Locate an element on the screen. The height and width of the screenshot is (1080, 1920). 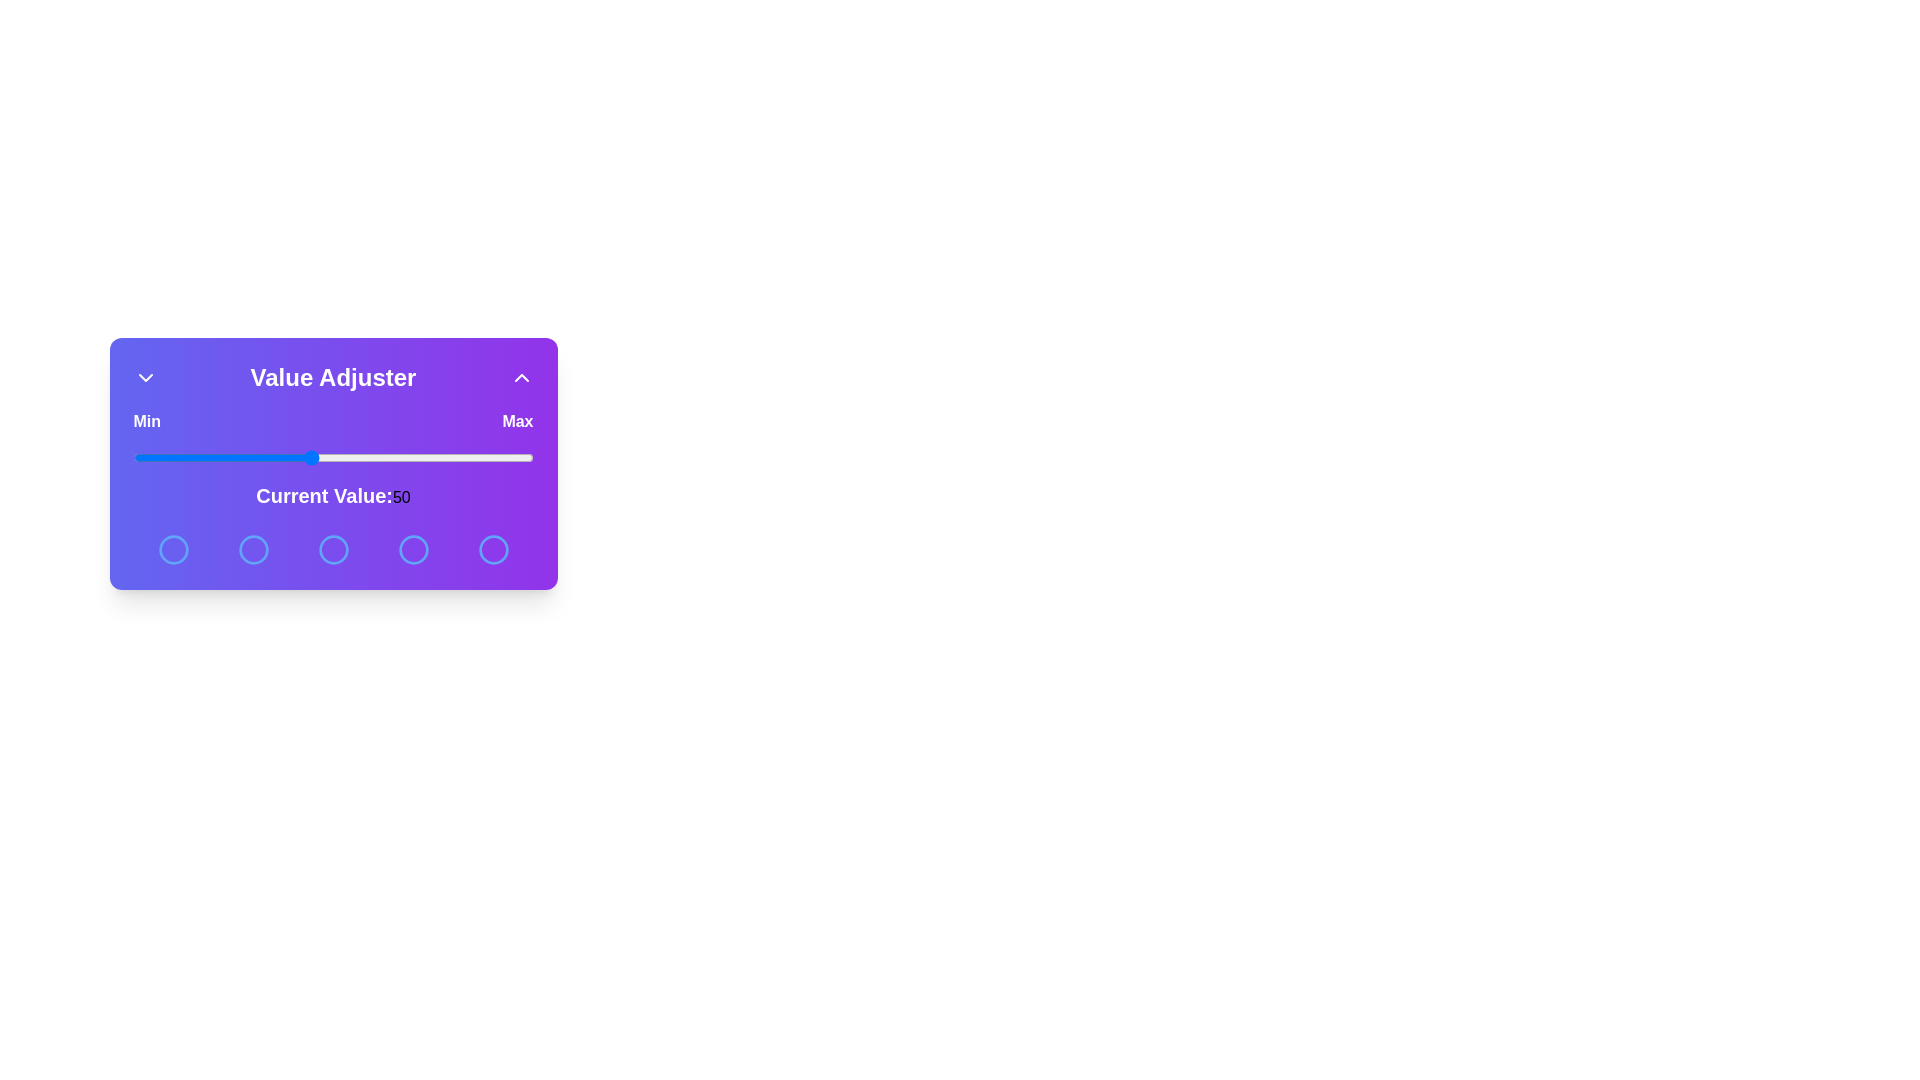
the circular button corresponding to 4 is located at coordinates (412, 550).